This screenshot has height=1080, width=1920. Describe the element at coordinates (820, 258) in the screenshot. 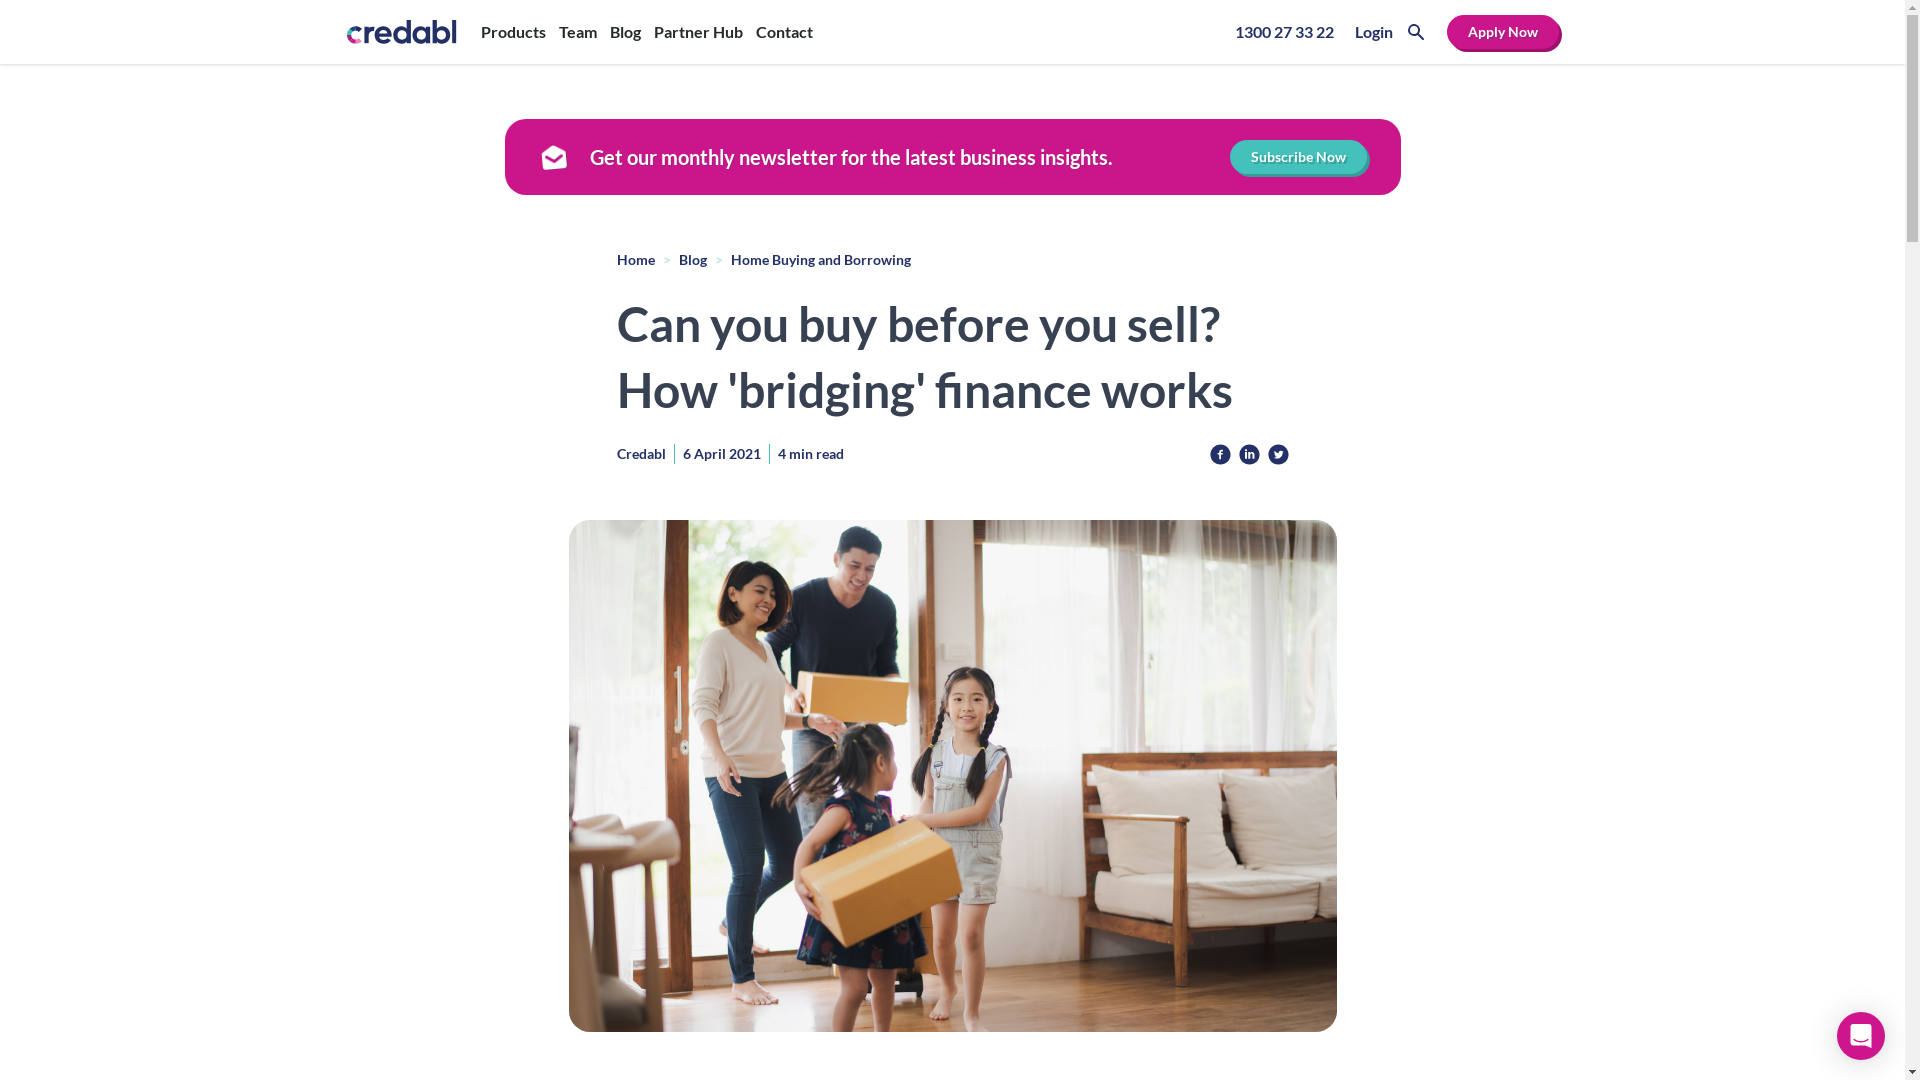

I see `'Home Buying and Borrowing'` at that location.